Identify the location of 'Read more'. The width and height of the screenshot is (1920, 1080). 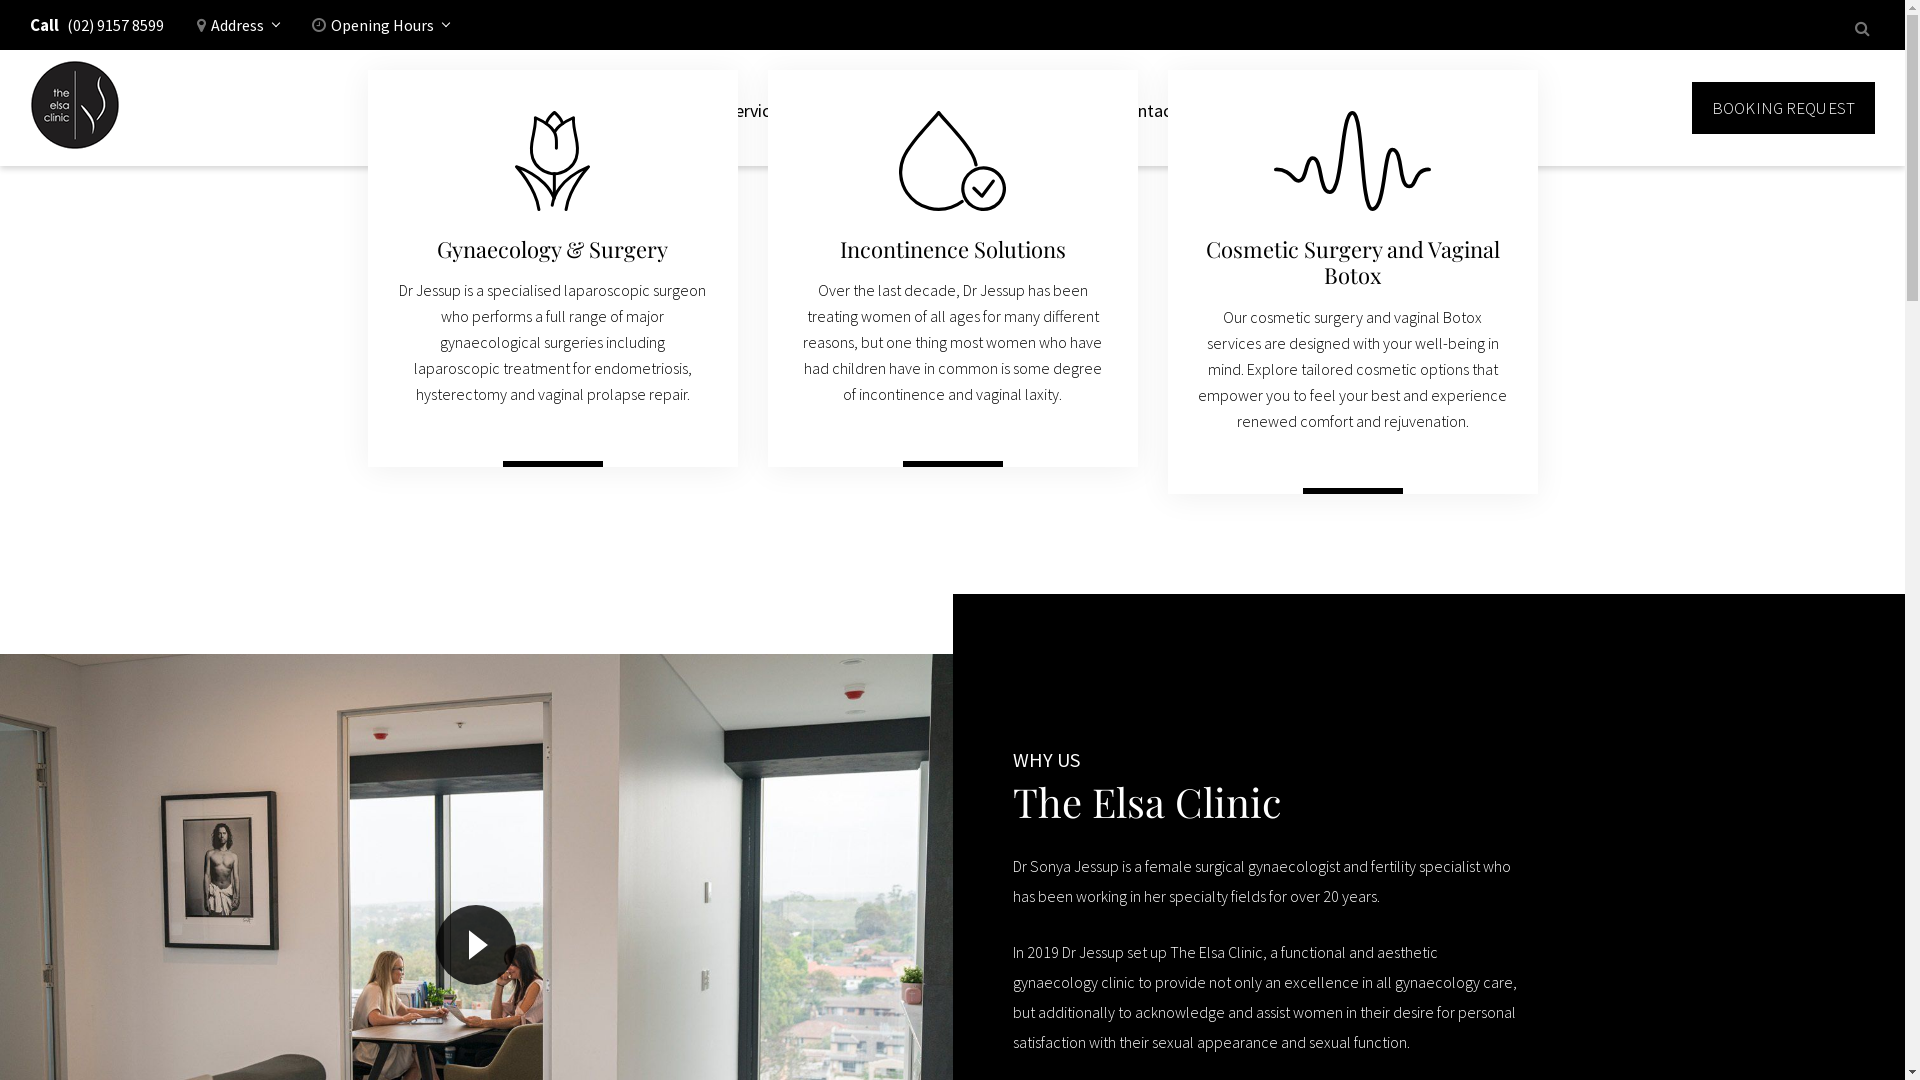
(901, 474).